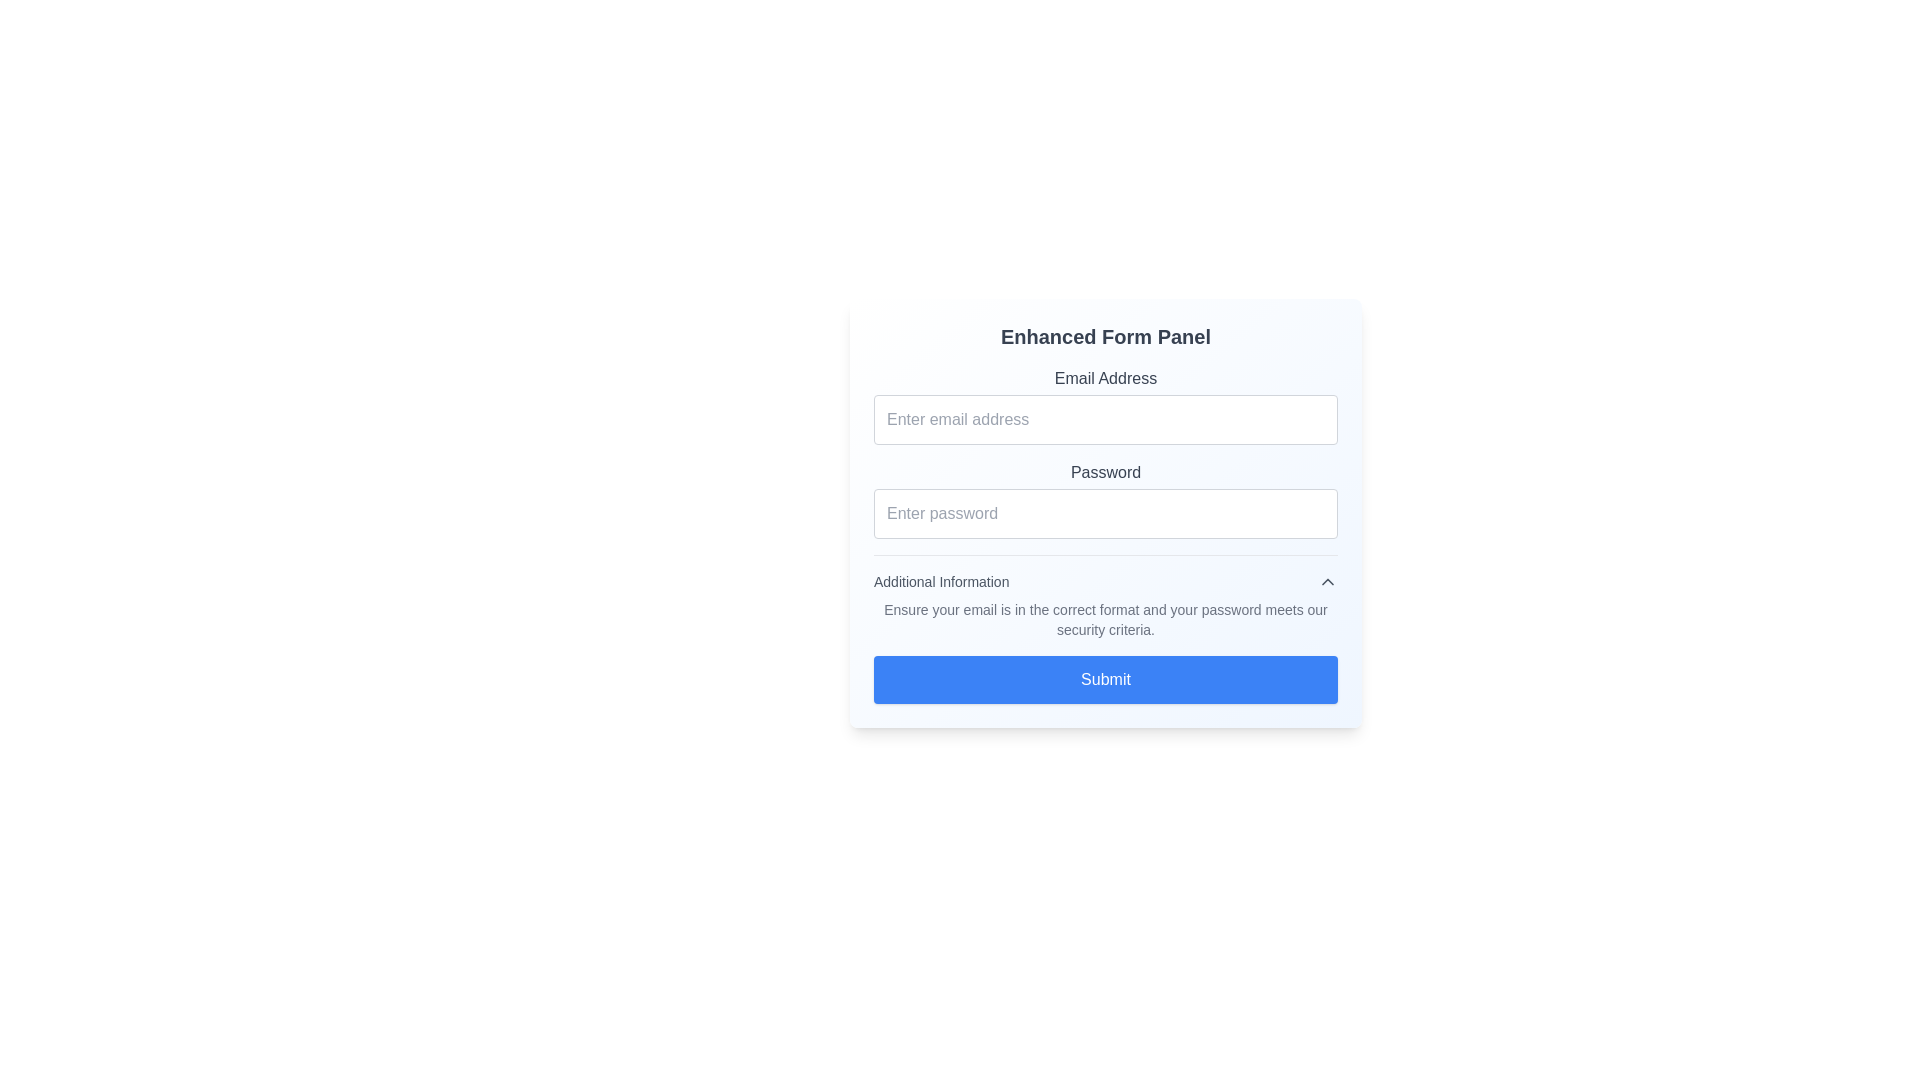  I want to click on the email address label located at the top of the form, which guides users on the expected content for the input field below it, so click(1104, 378).